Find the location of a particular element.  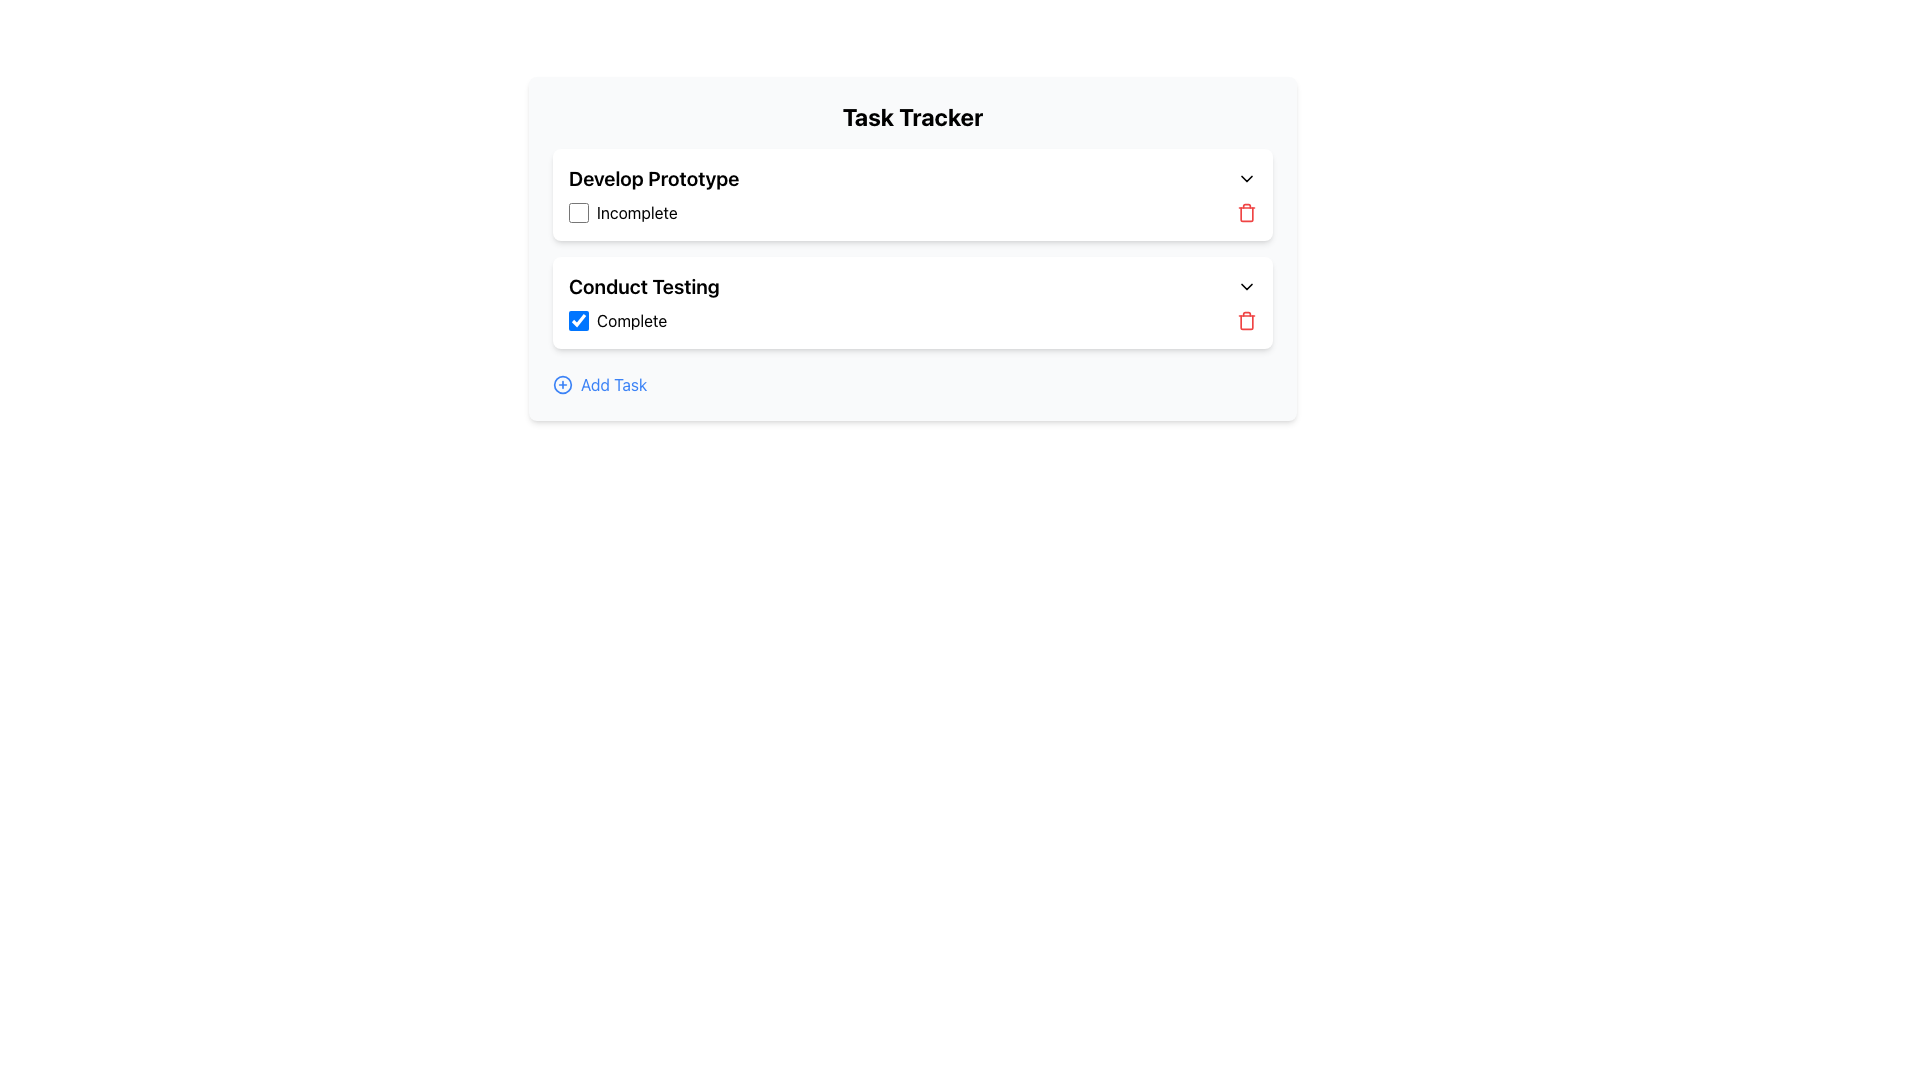

the checkbox labeled 'Incomplete' is located at coordinates (622, 212).